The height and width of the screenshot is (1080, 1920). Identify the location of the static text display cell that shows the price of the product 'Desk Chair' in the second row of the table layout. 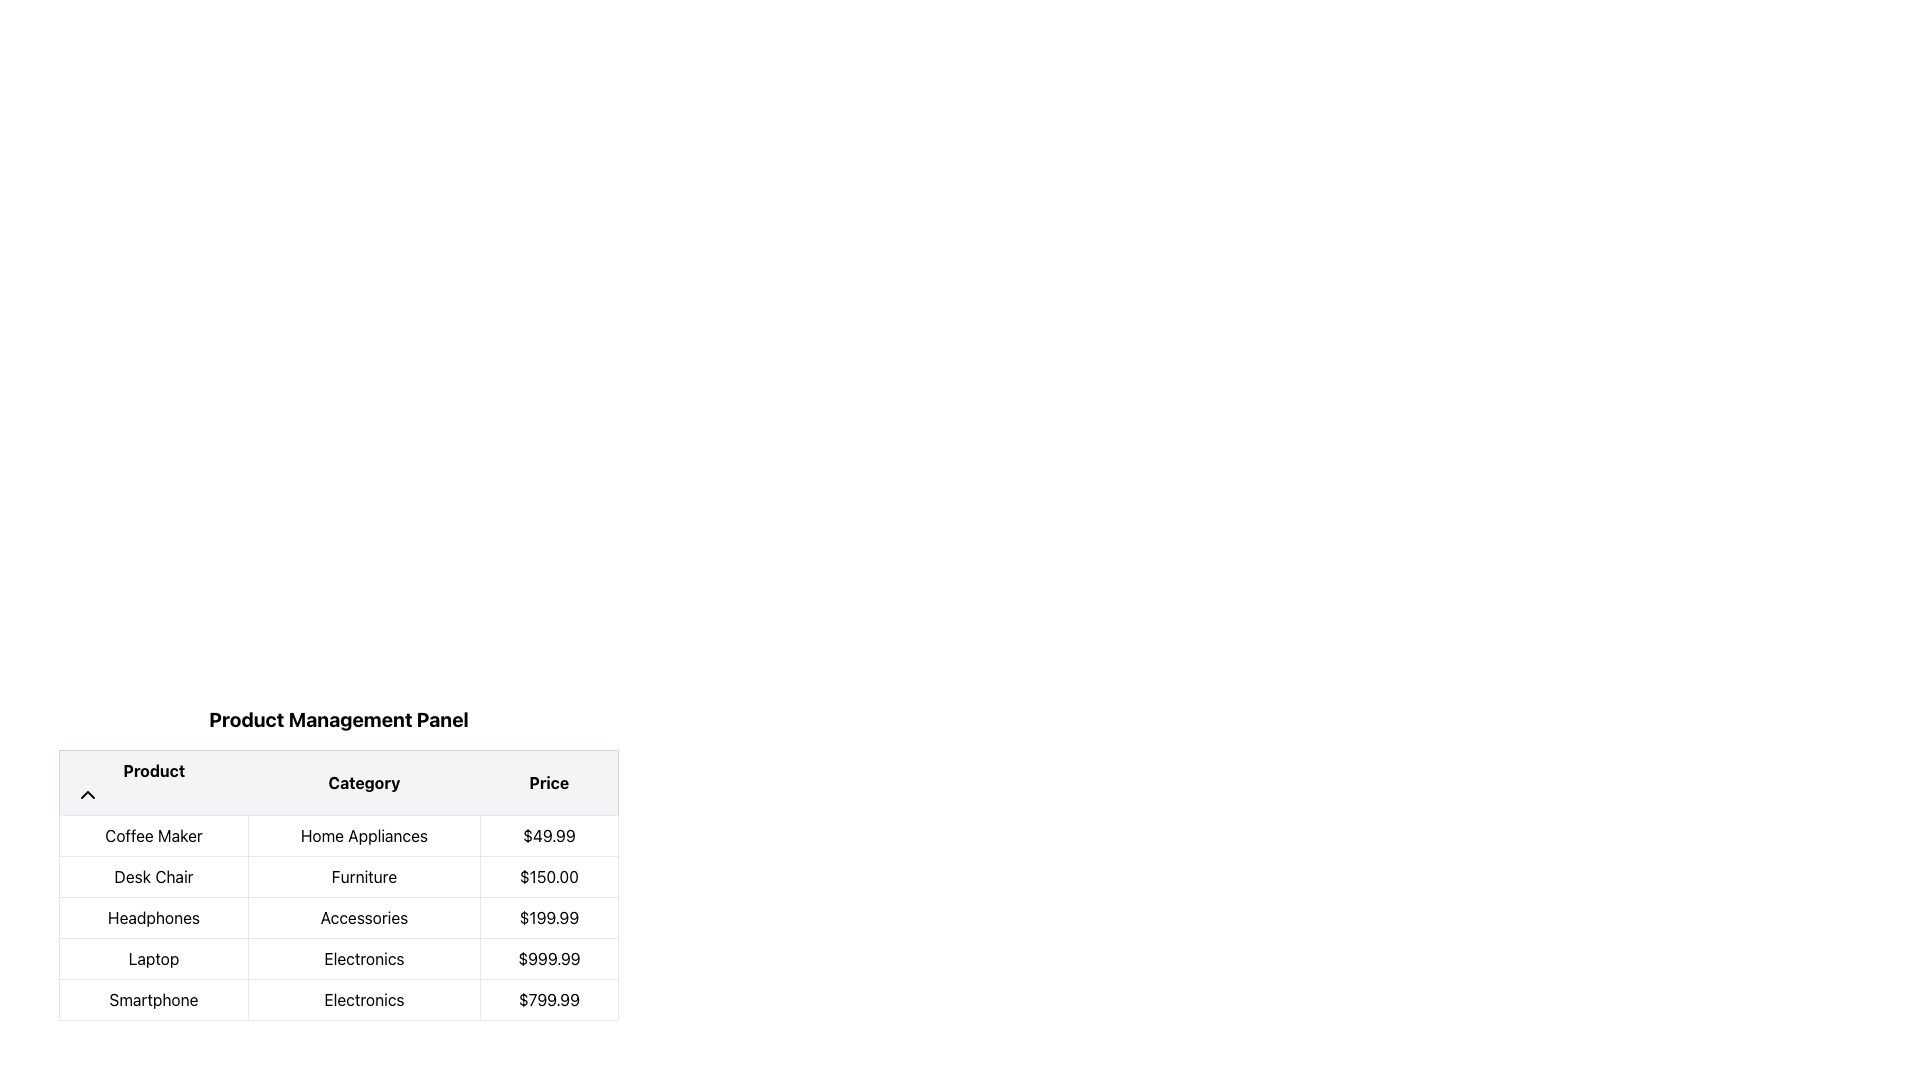
(549, 875).